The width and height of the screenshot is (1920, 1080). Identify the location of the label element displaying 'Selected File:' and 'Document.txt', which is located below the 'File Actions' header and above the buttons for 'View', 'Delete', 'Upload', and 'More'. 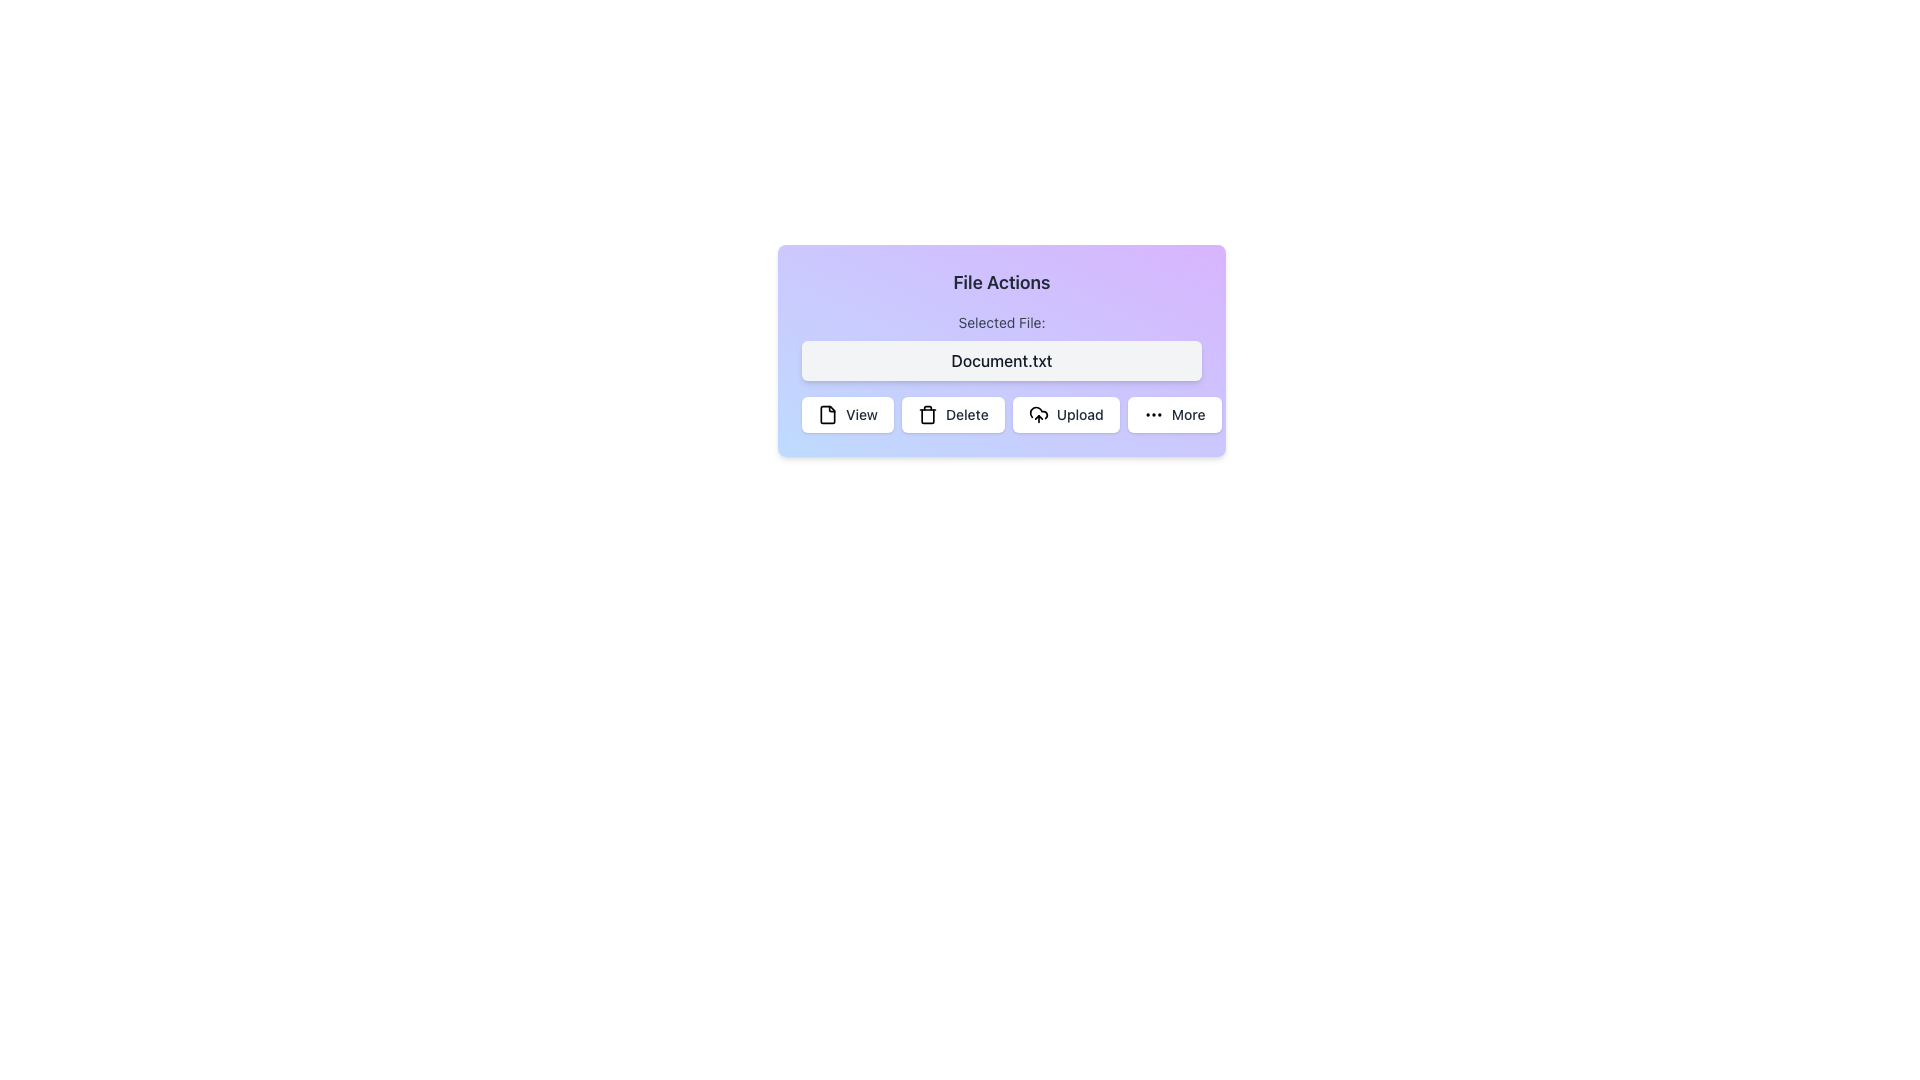
(1002, 346).